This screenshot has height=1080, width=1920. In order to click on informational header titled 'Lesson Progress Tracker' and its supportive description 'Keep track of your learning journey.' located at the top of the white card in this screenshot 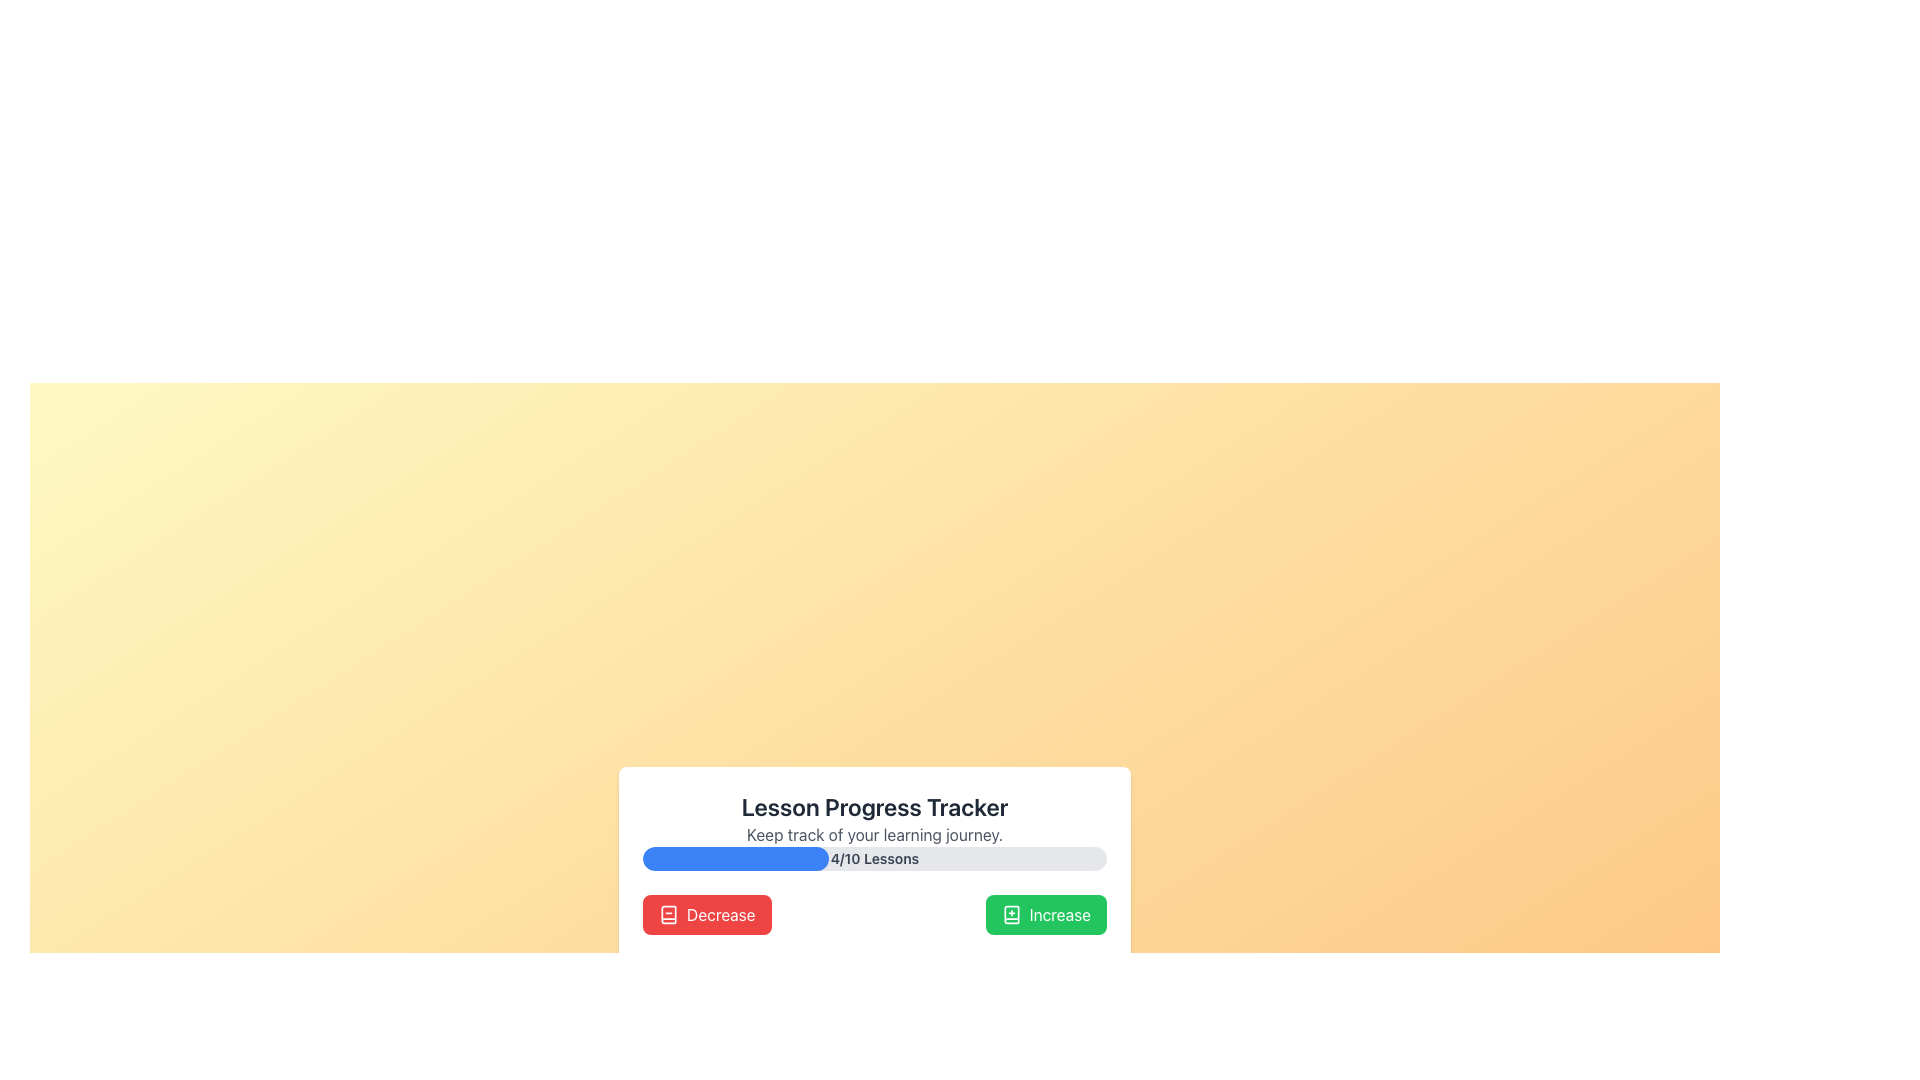, I will do `click(874, 818)`.